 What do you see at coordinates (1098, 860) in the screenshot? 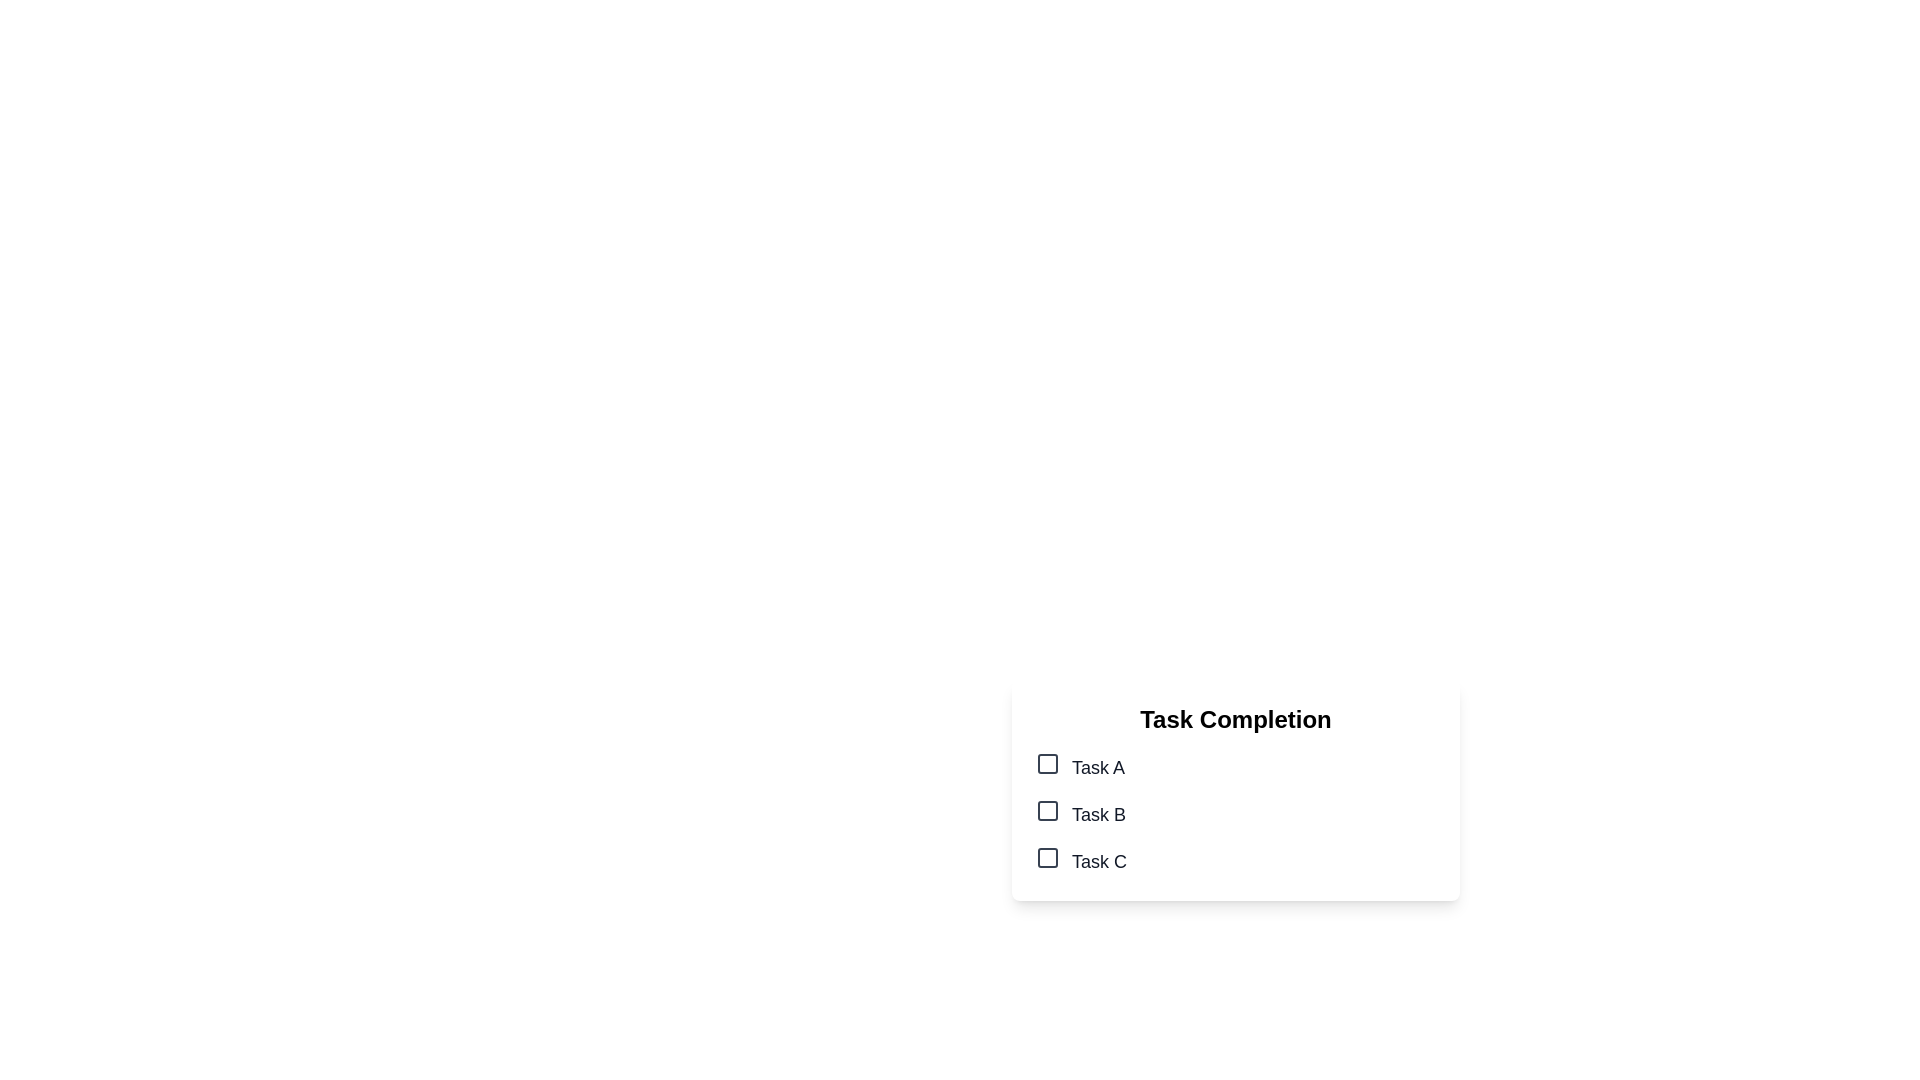
I see `the label displaying 'Task C', which is the third item in a vertical list of tasks located beneath the header 'Task Completion' in the lower right area of the interface` at bounding box center [1098, 860].